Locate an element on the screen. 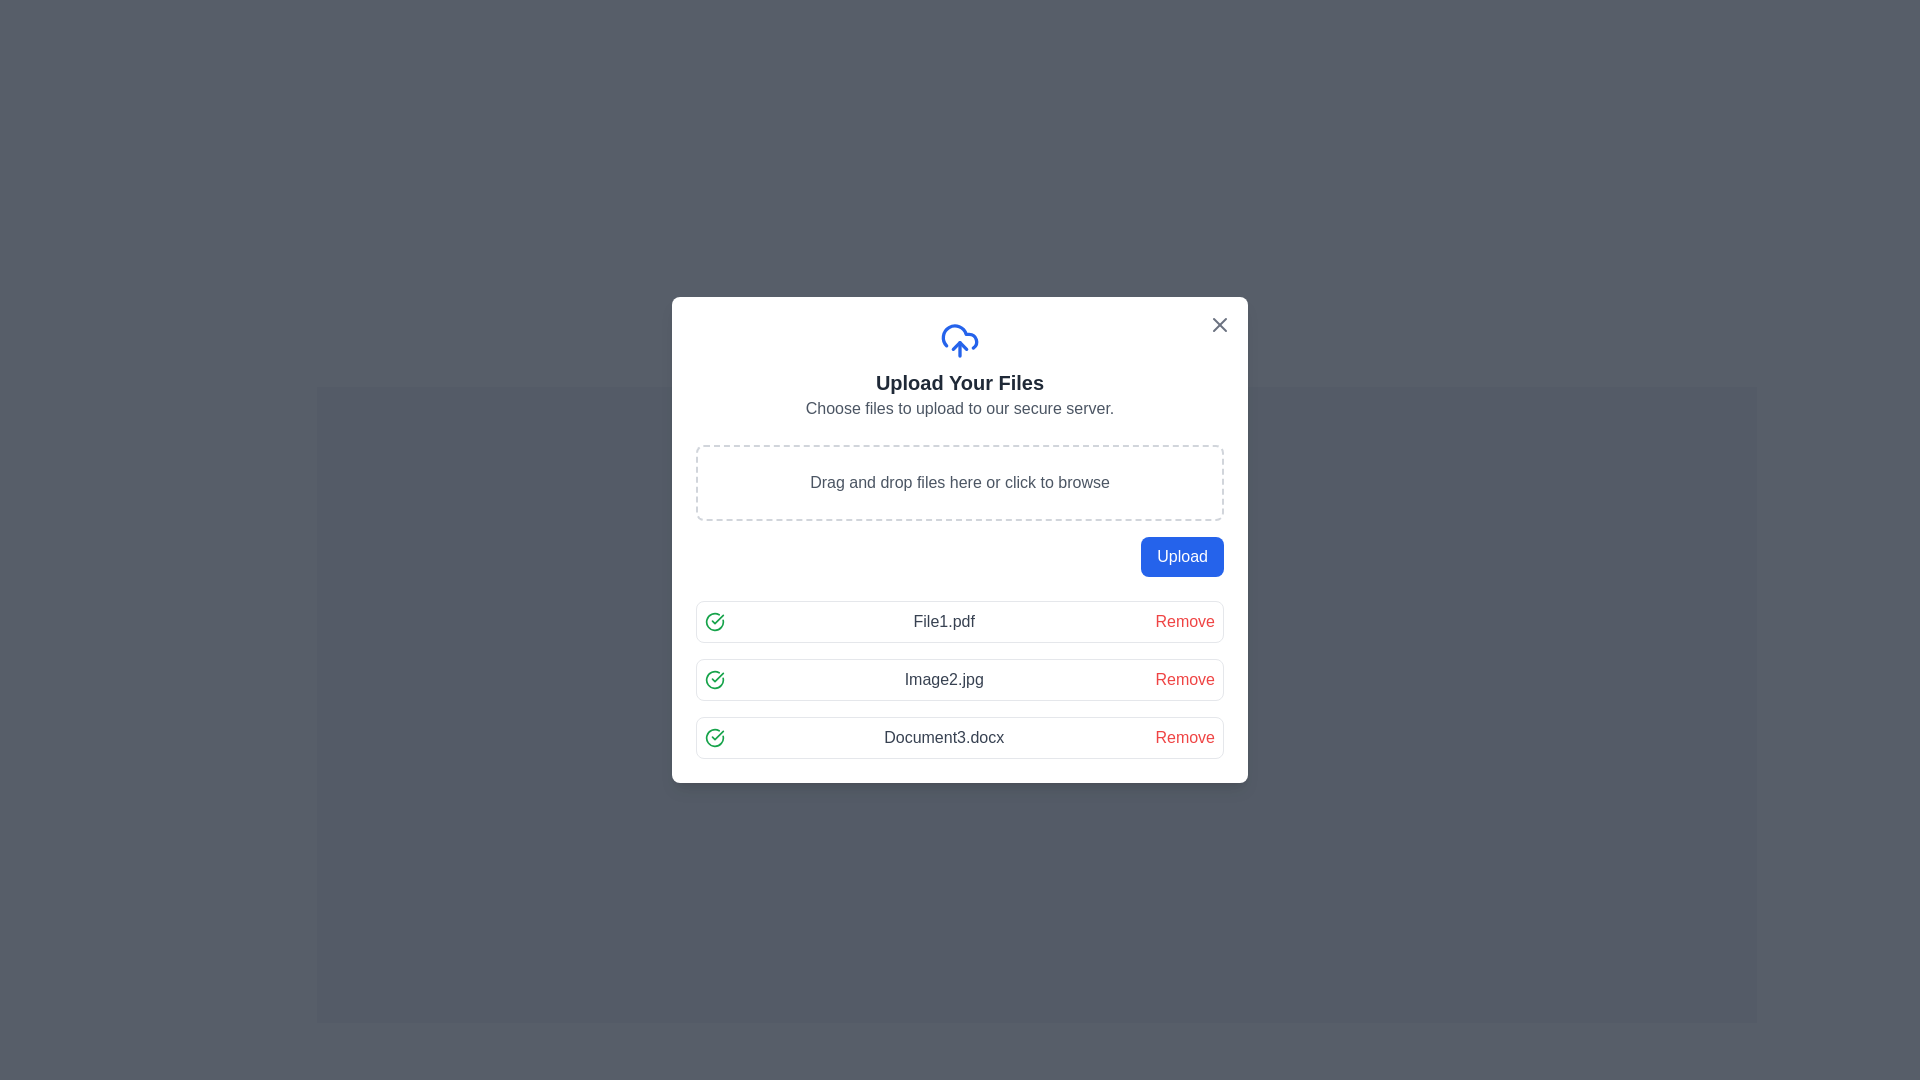 This screenshot has width=1920, height=1080. the upload icon located at the top center of the modal dialog box, directly above the text 'Upload Your Files' is located at coordinates (960, 339).